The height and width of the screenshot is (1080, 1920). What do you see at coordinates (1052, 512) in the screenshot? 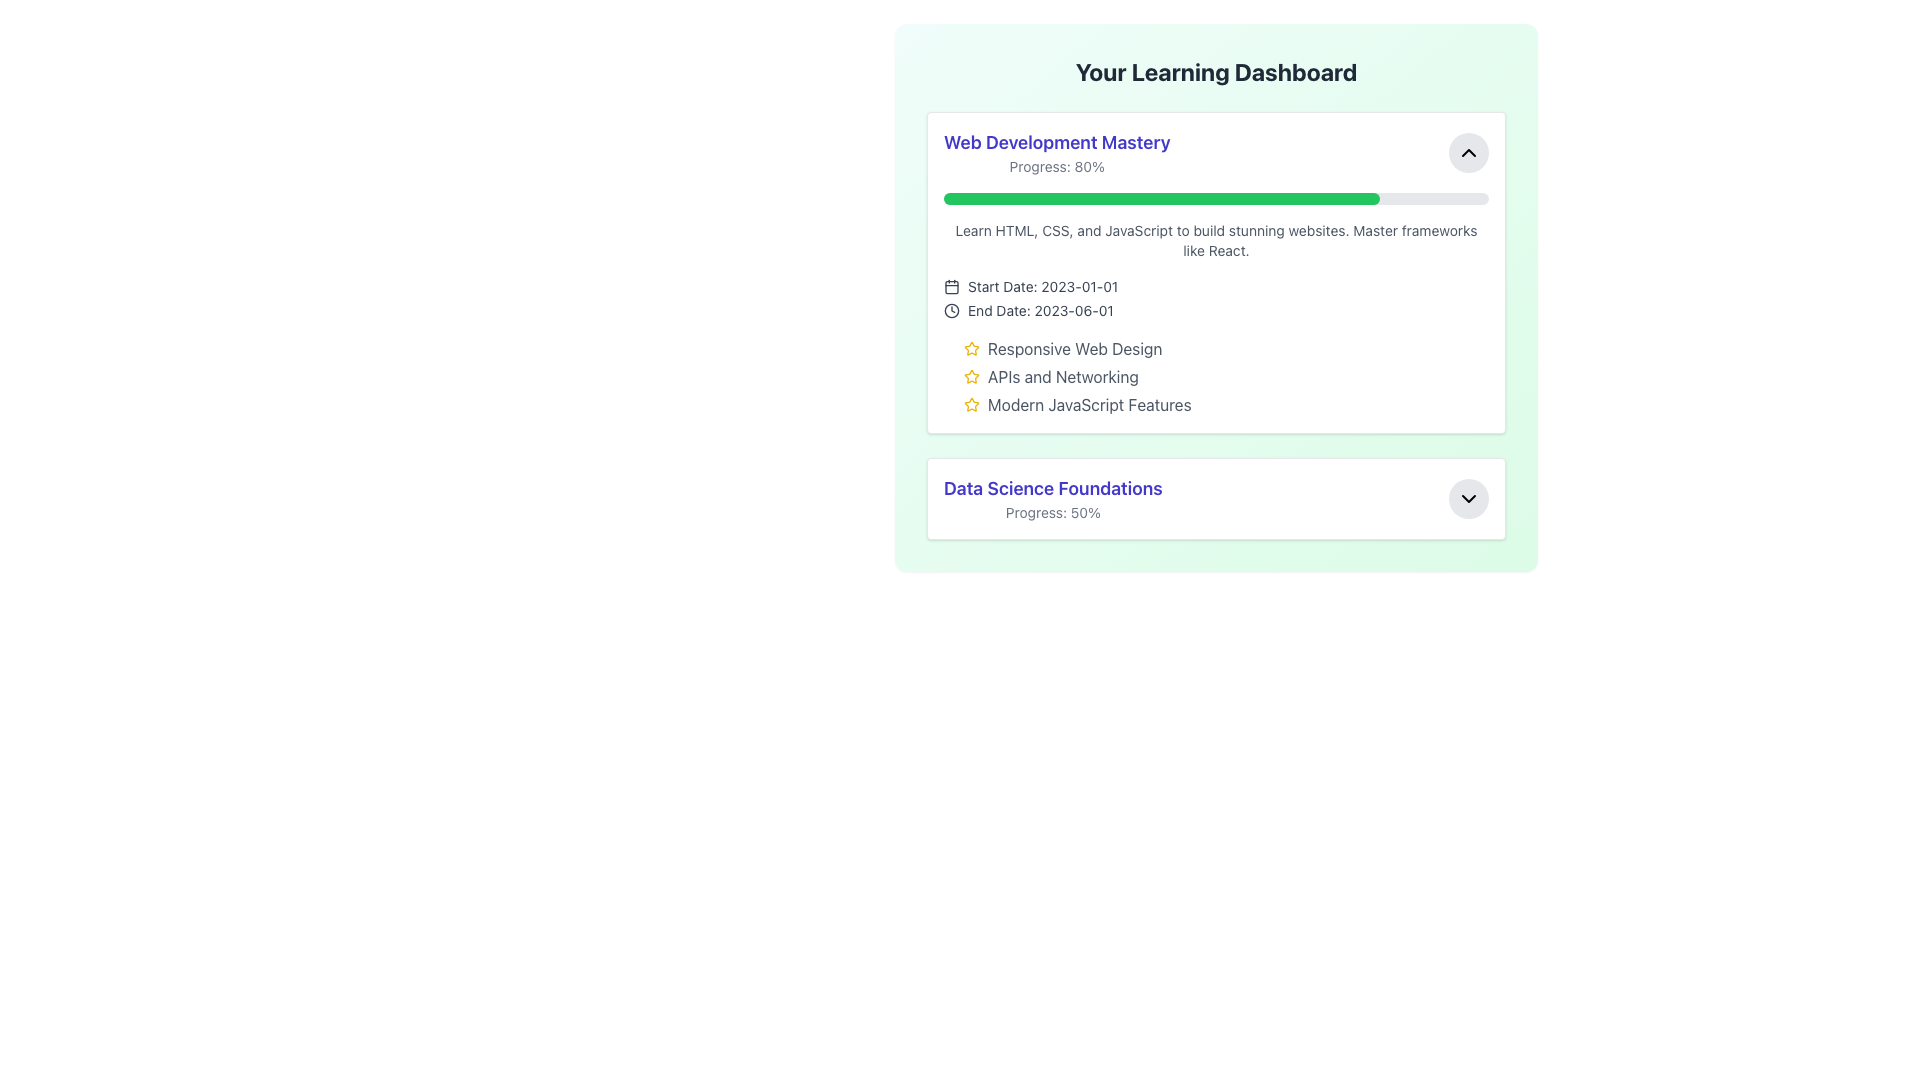
I see `the informational indicator Text Label that displays the progress percentage for the 'Data Science Foundations' course, positioned directly under the course title` at bounding box center [1052, 512].